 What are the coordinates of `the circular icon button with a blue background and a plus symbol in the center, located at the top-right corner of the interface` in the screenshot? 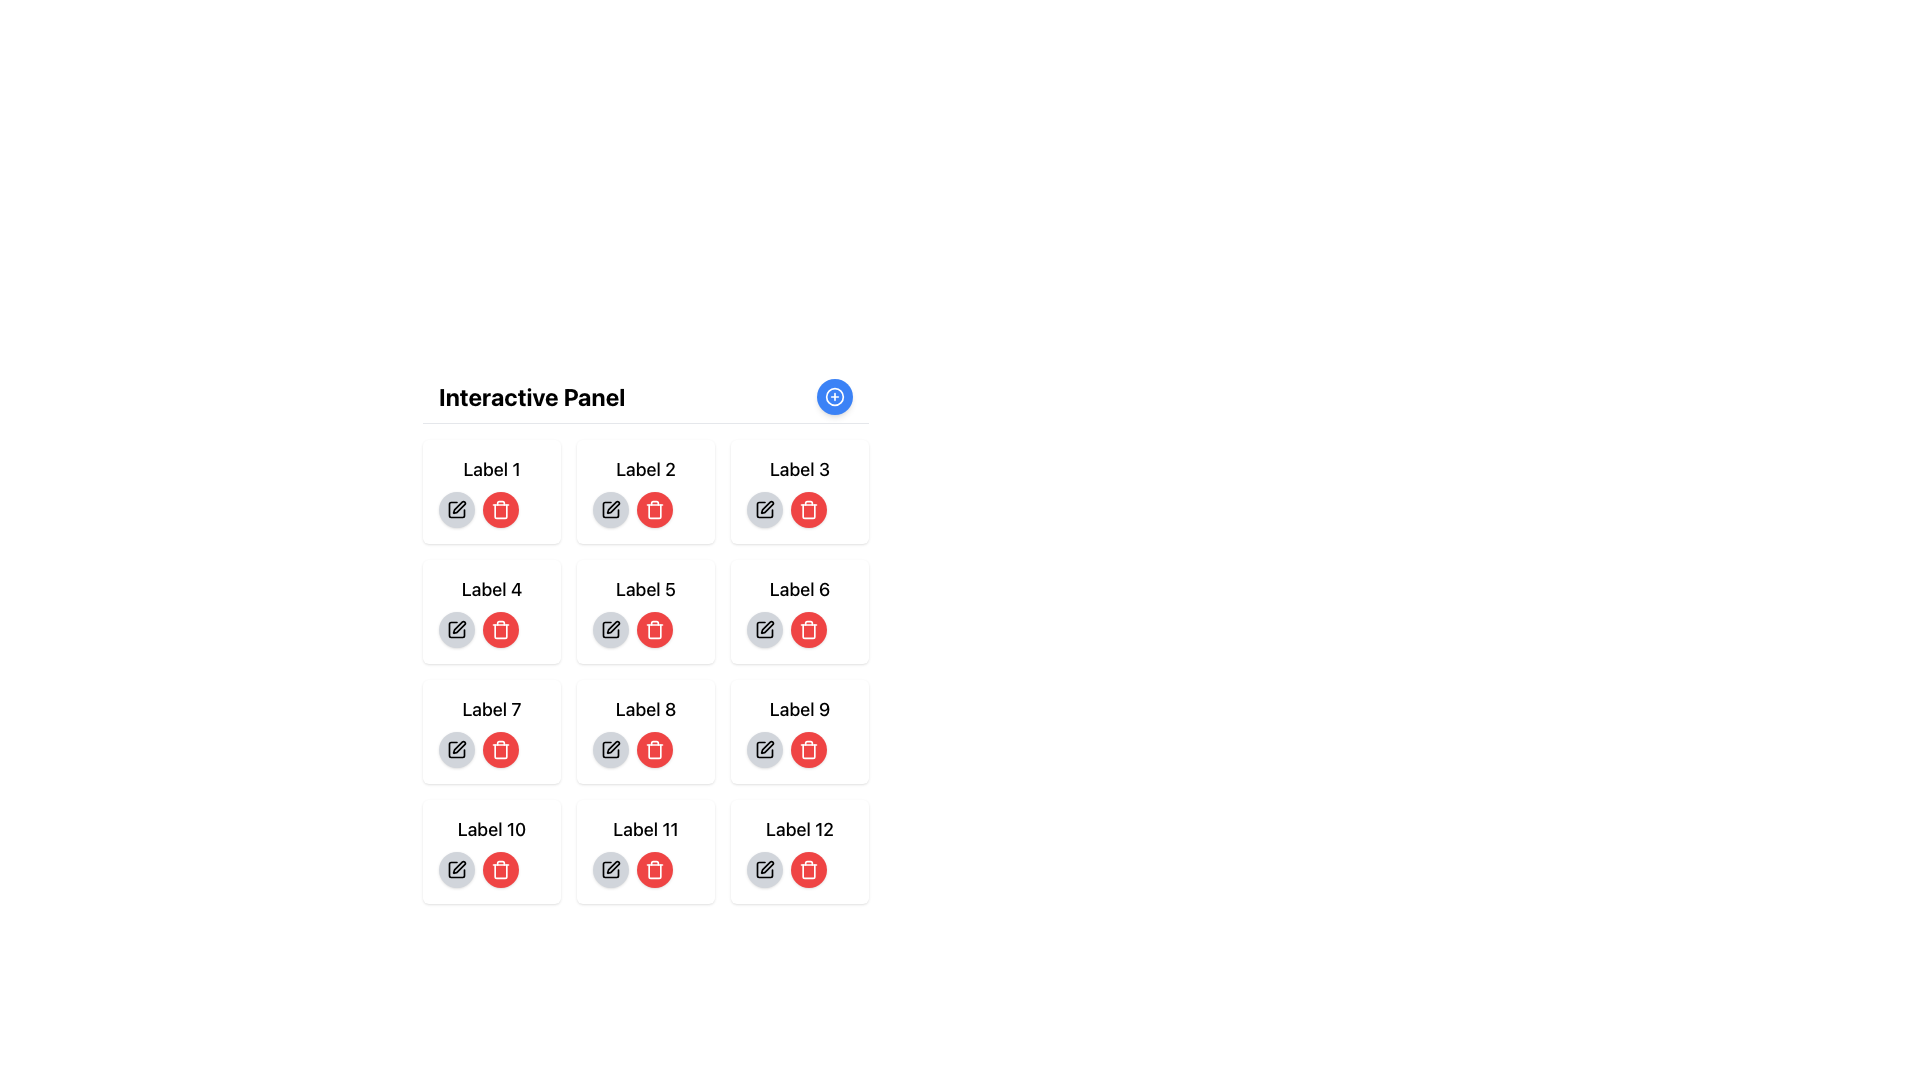 It's located at (835, 397).